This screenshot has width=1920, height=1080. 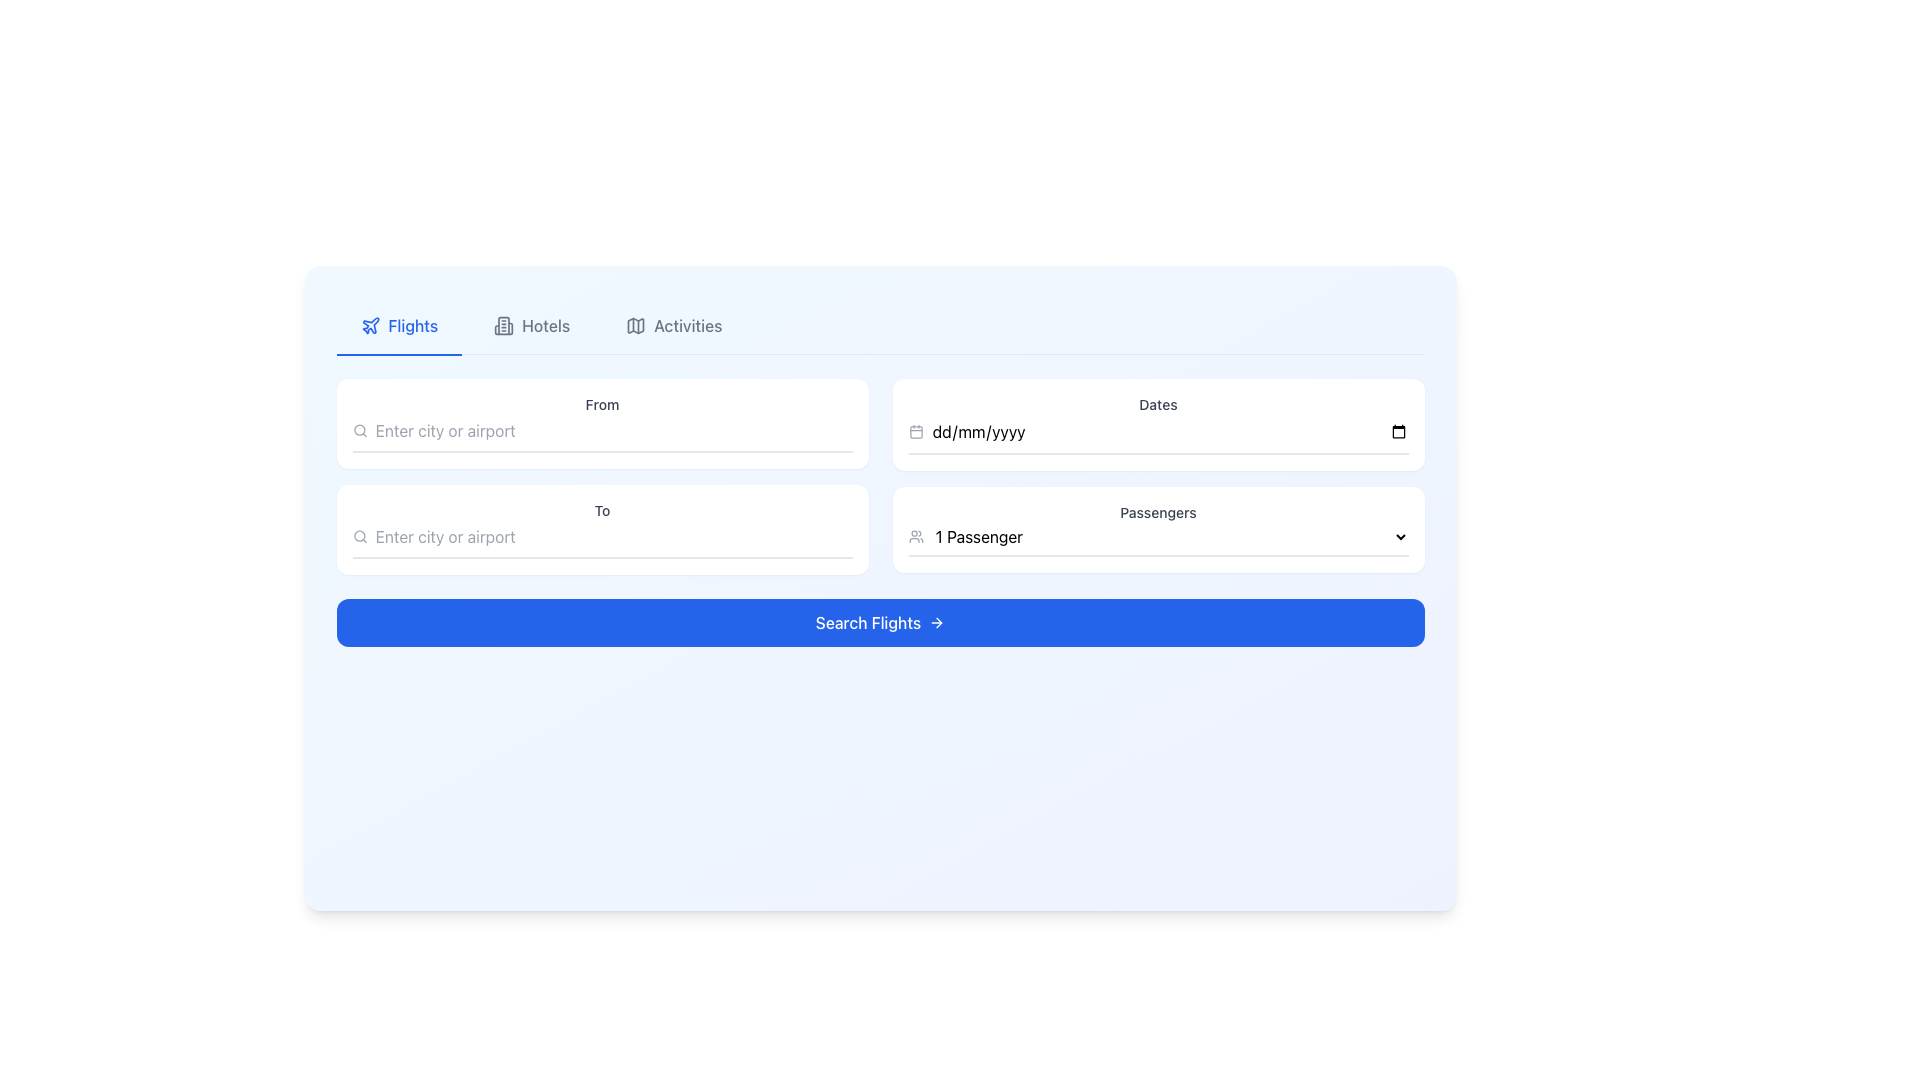 I want to click on the Tab navigation bar, so click(x=880, y=325).